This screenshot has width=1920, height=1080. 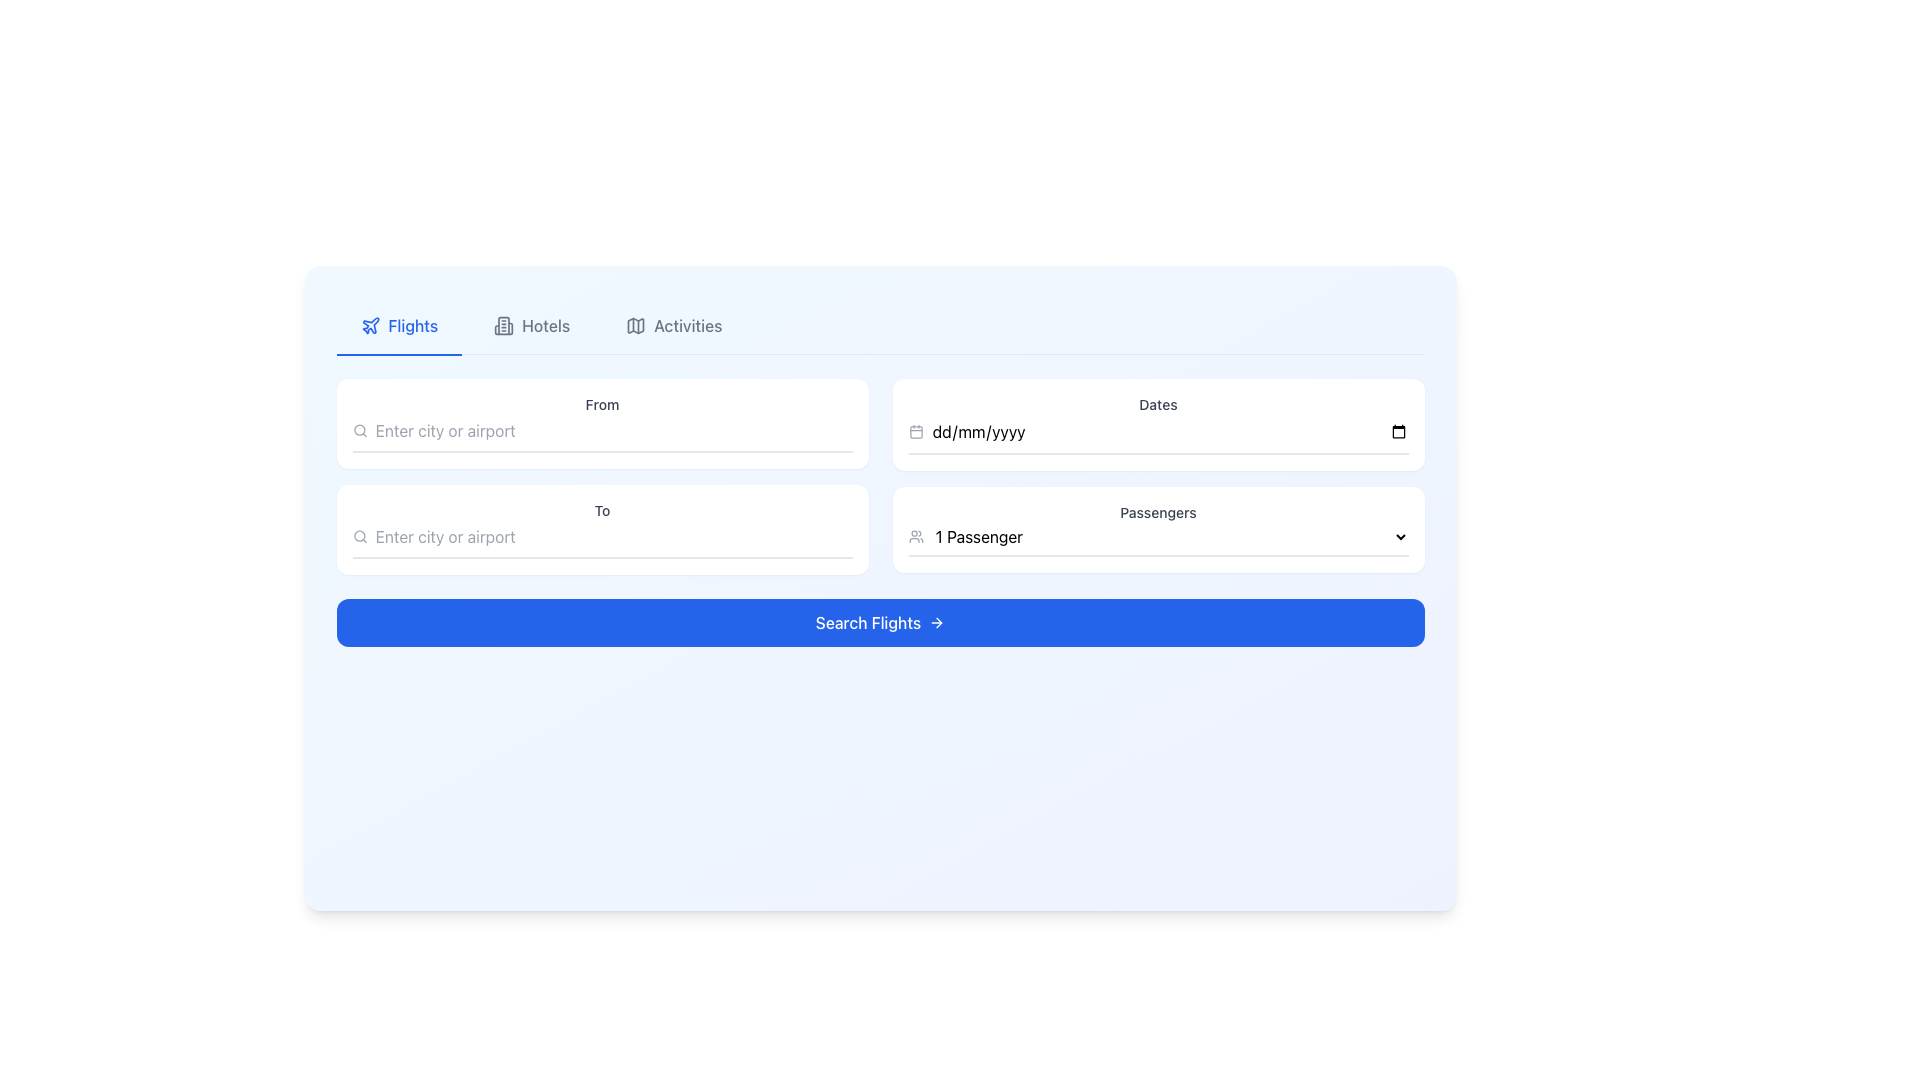 I want to click on the Tab navigation bar, so click(x=880, y=325).